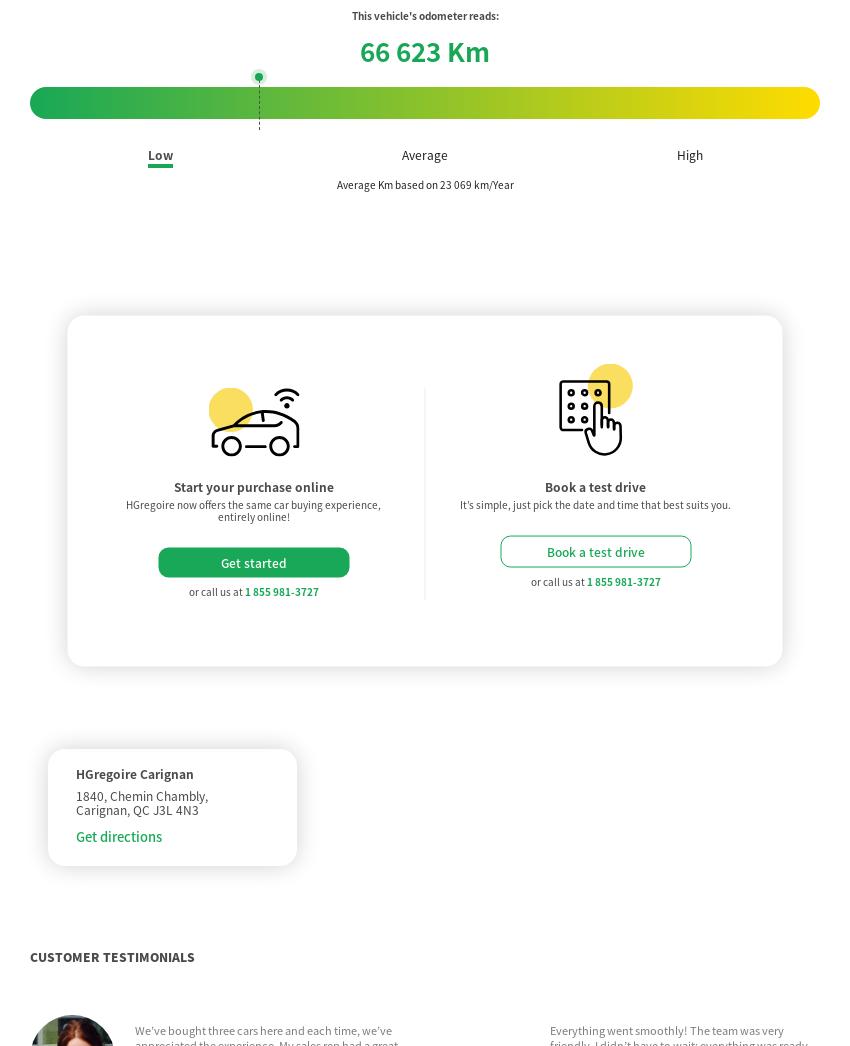 The image size is (850, 1046). What do you see at coordinates (173, 708) in the screenshot?
I see `'Karine Thibault'` at bounding box center [173, 708].